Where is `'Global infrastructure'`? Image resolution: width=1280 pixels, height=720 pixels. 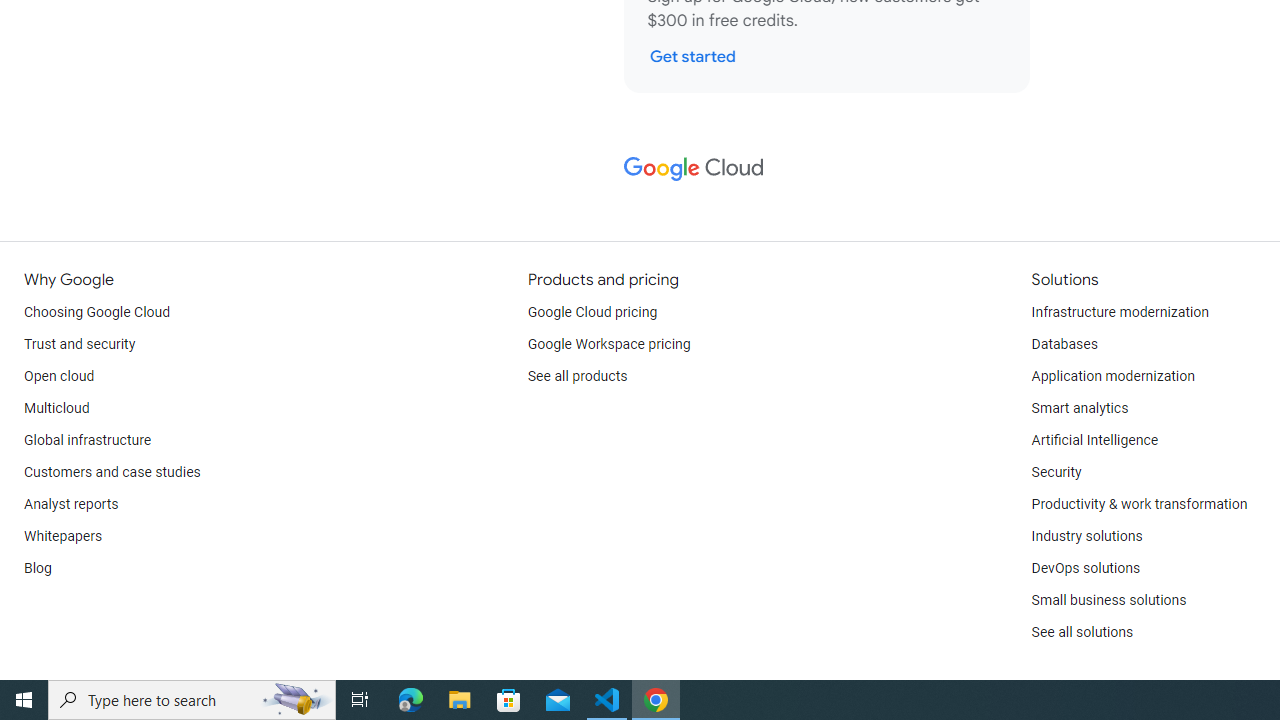
'Global infrastructure' is located at coordinates (87, 440).